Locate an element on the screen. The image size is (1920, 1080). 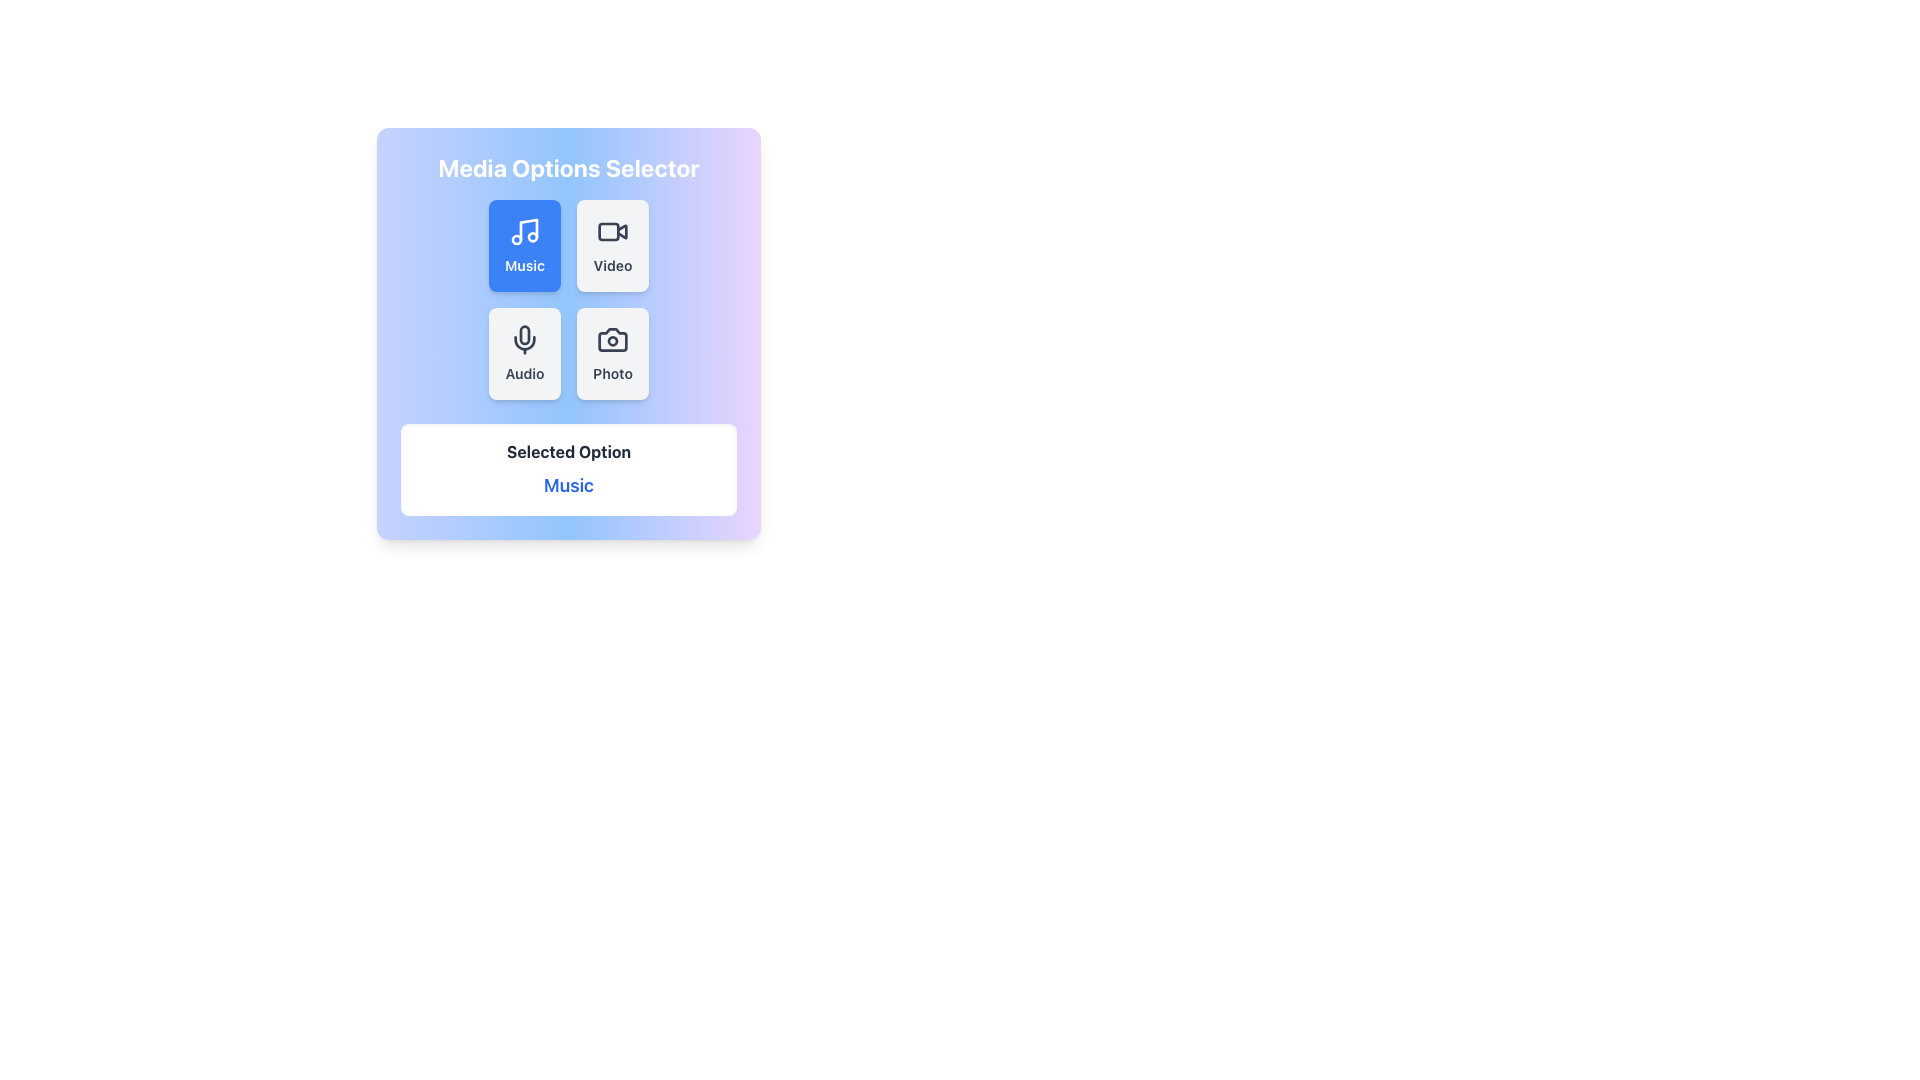
the 'Photo' text label which is styled with a smaller bold font and is positioned below a camera icon within a light gray button in the 'Media Options Selector' card is located at coordinates (612, 374).